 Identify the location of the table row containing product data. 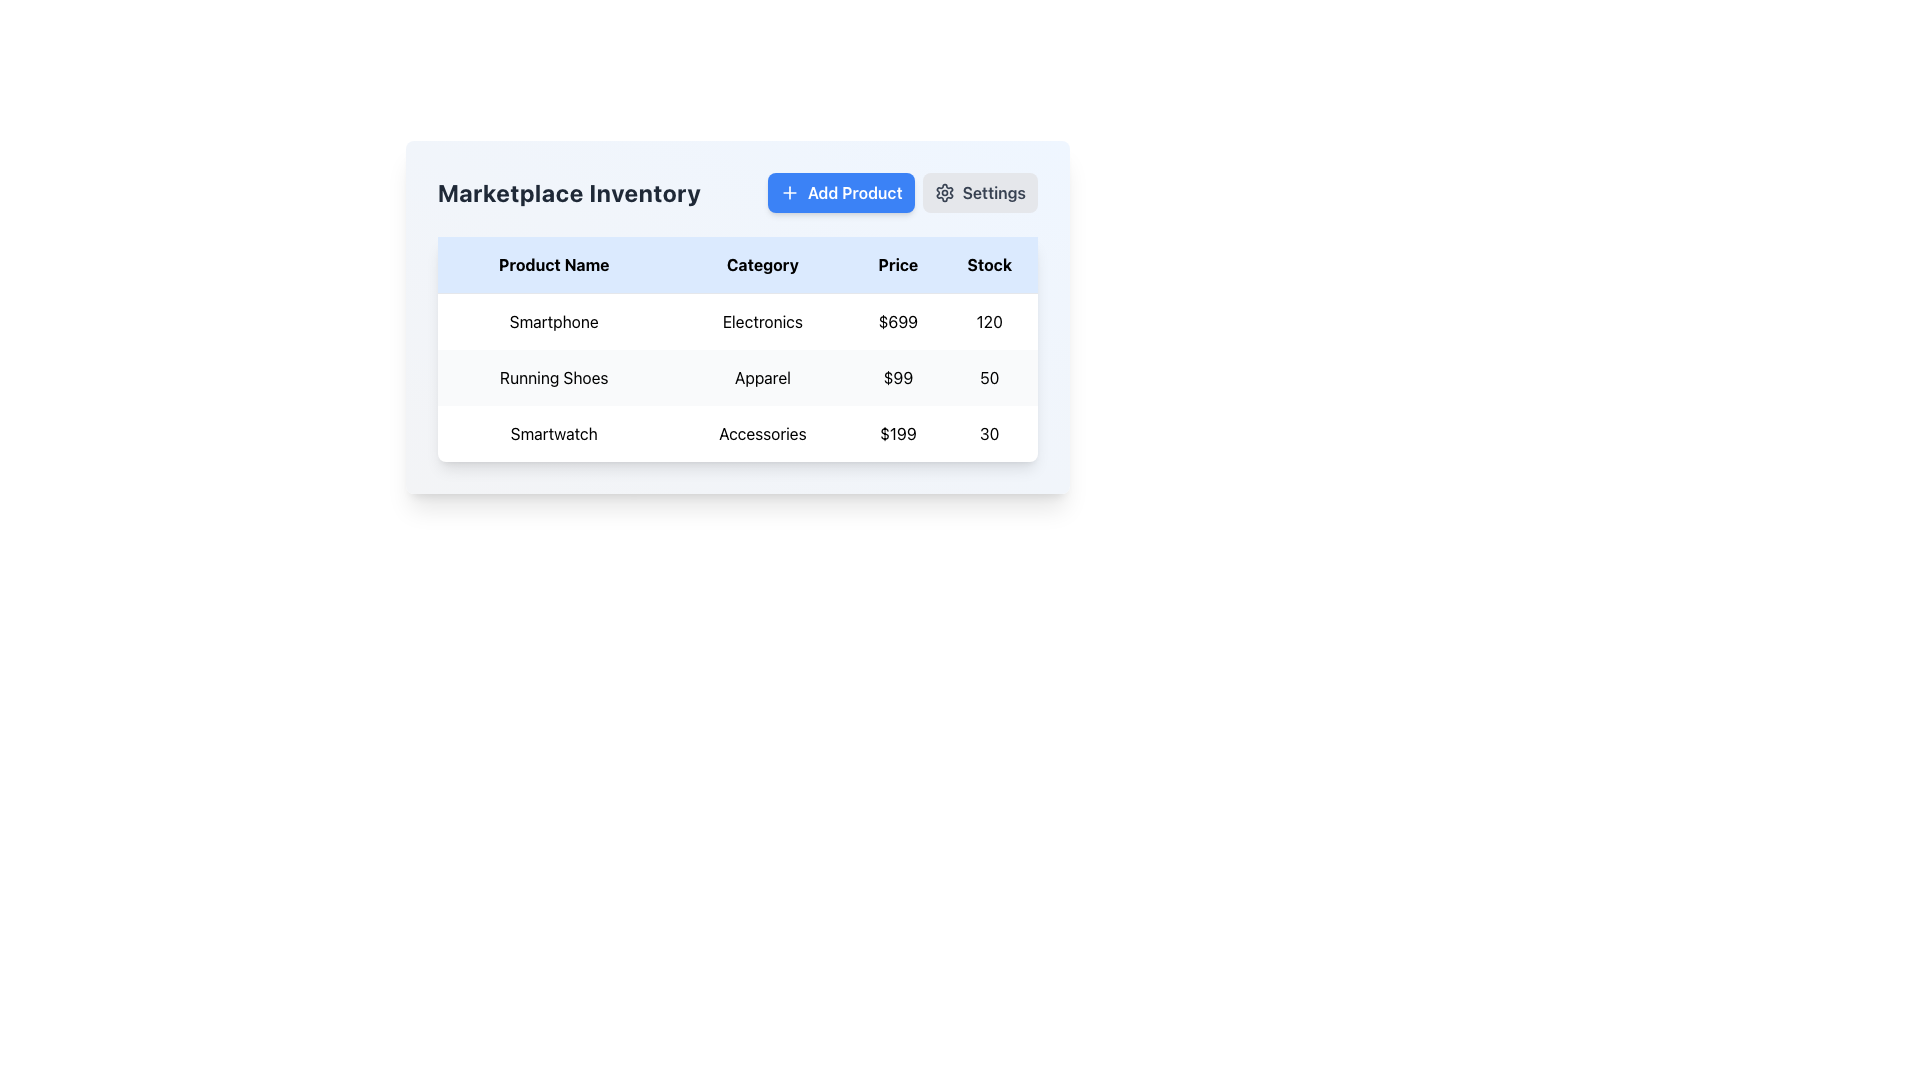
(737, 377).